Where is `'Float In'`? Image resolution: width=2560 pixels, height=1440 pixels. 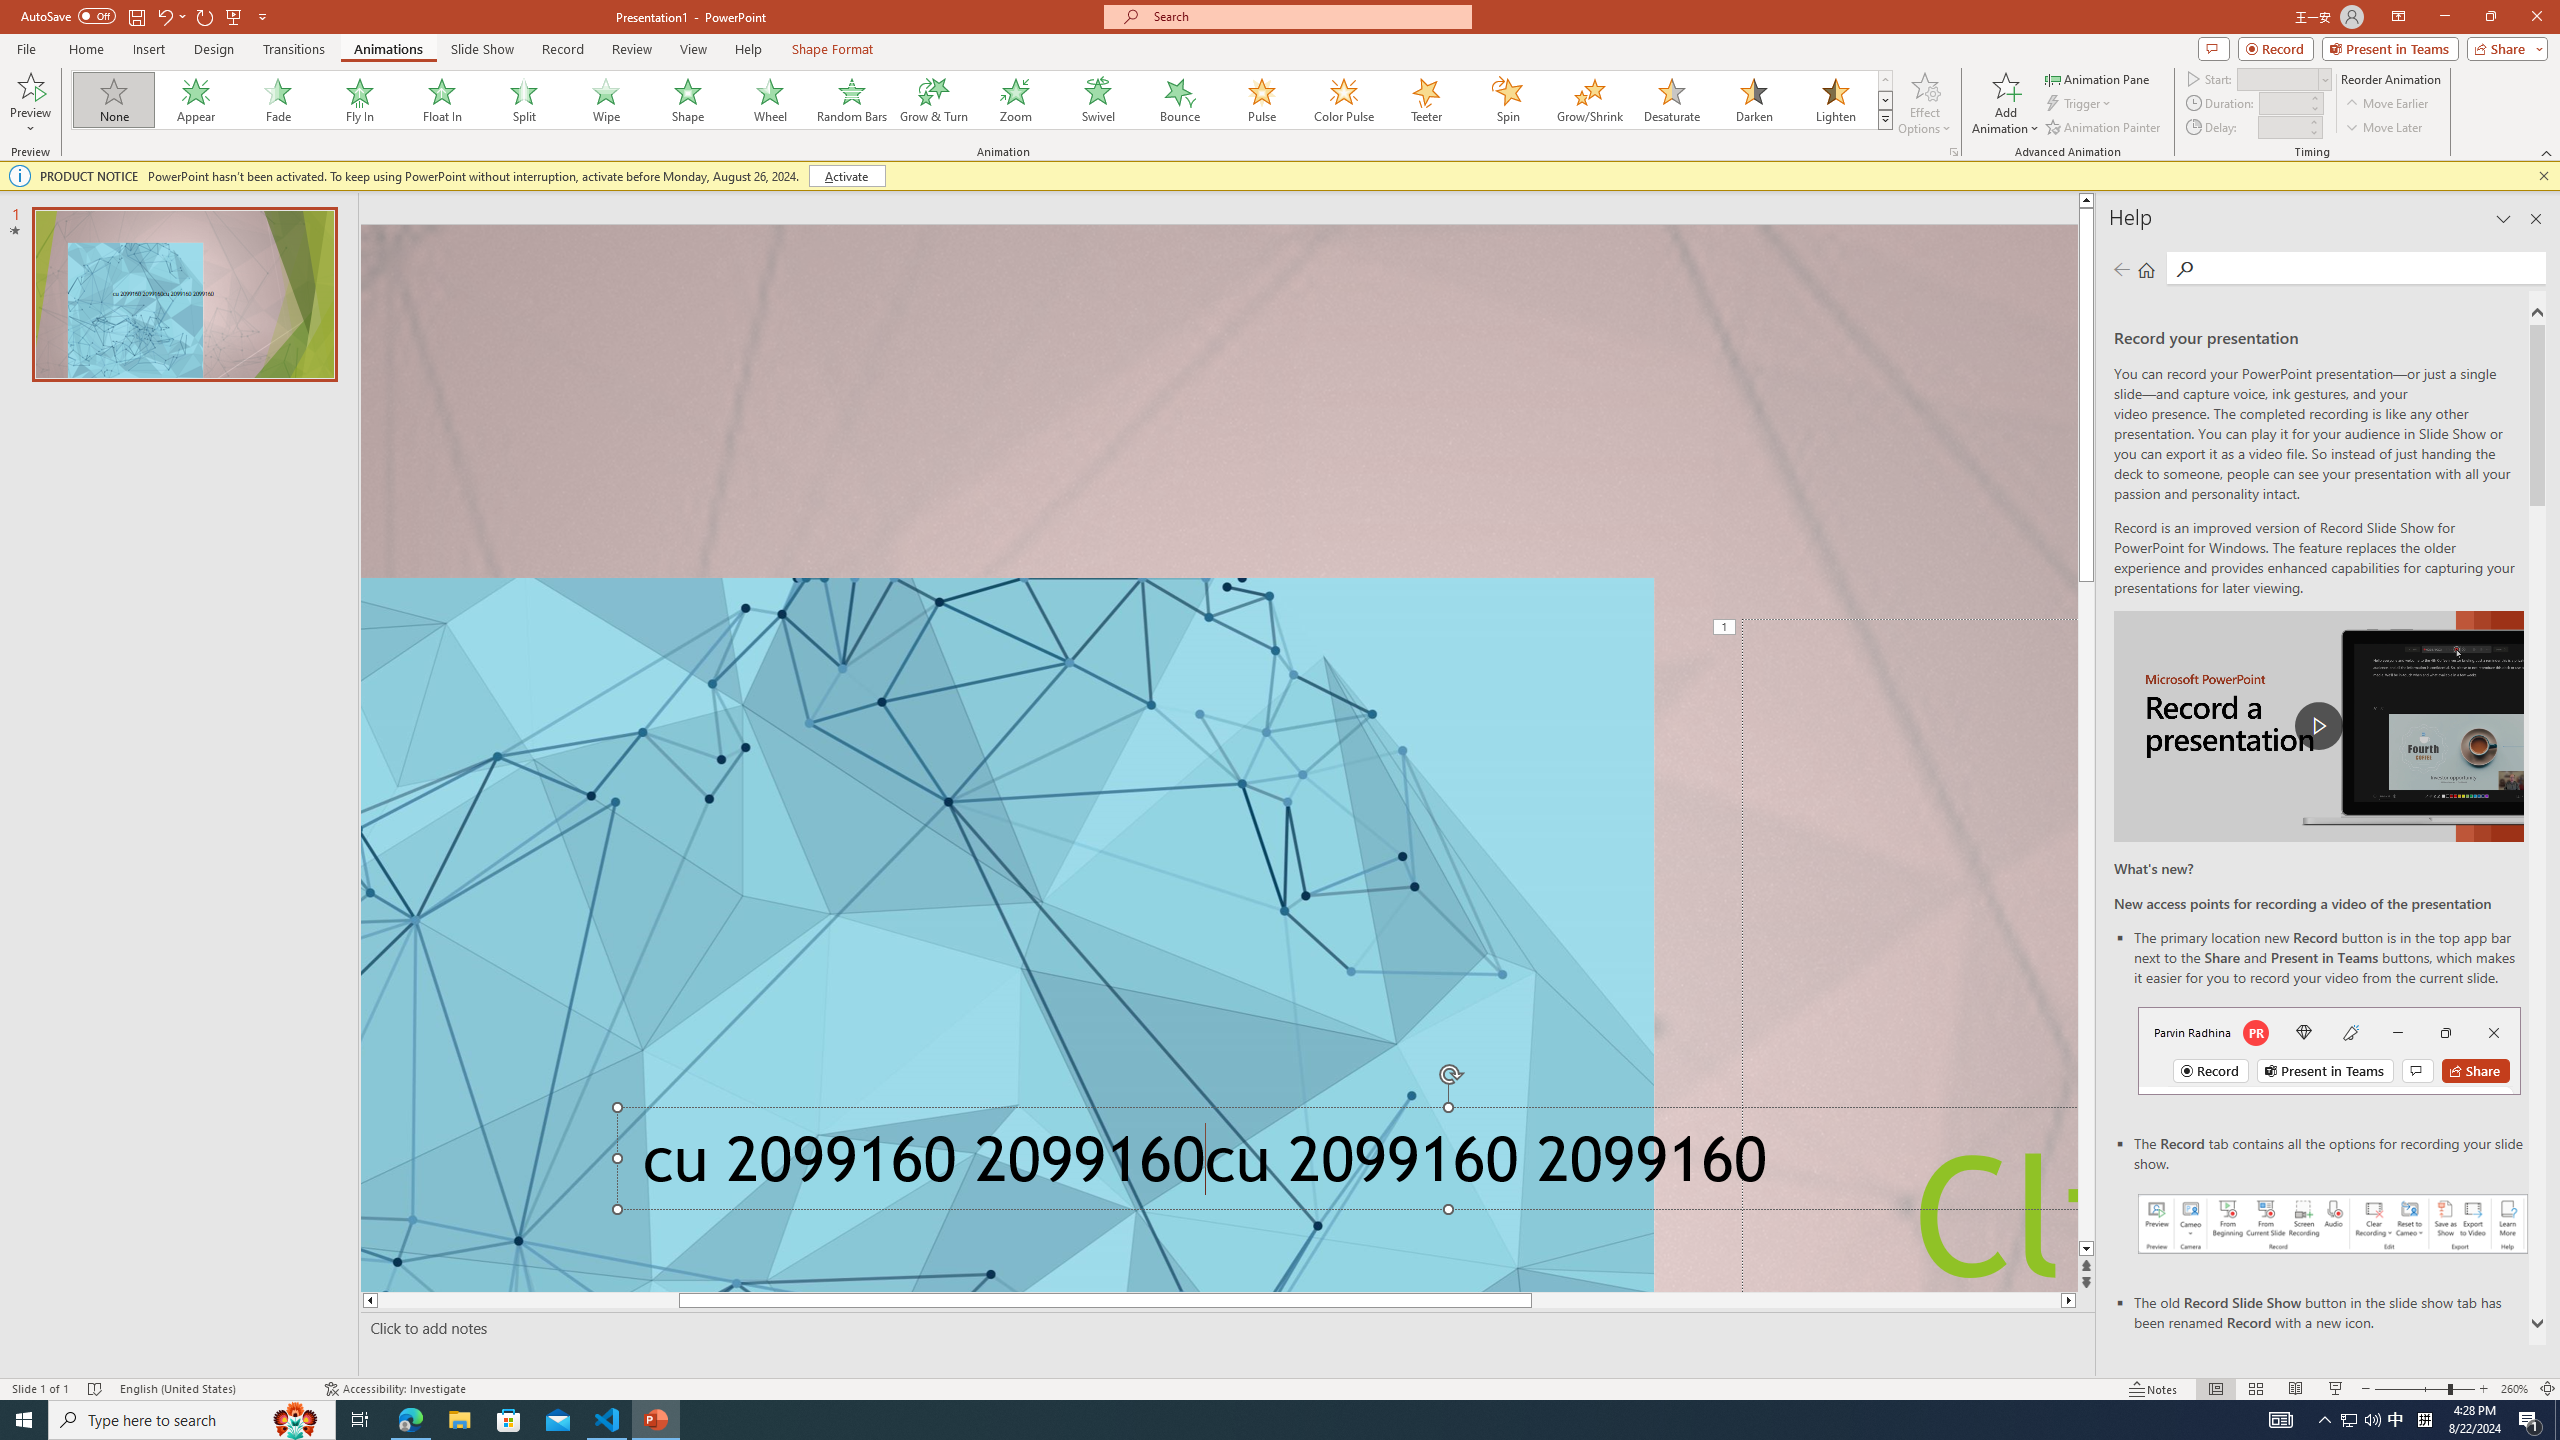 'Float In' is located at coordinates (441, 99).